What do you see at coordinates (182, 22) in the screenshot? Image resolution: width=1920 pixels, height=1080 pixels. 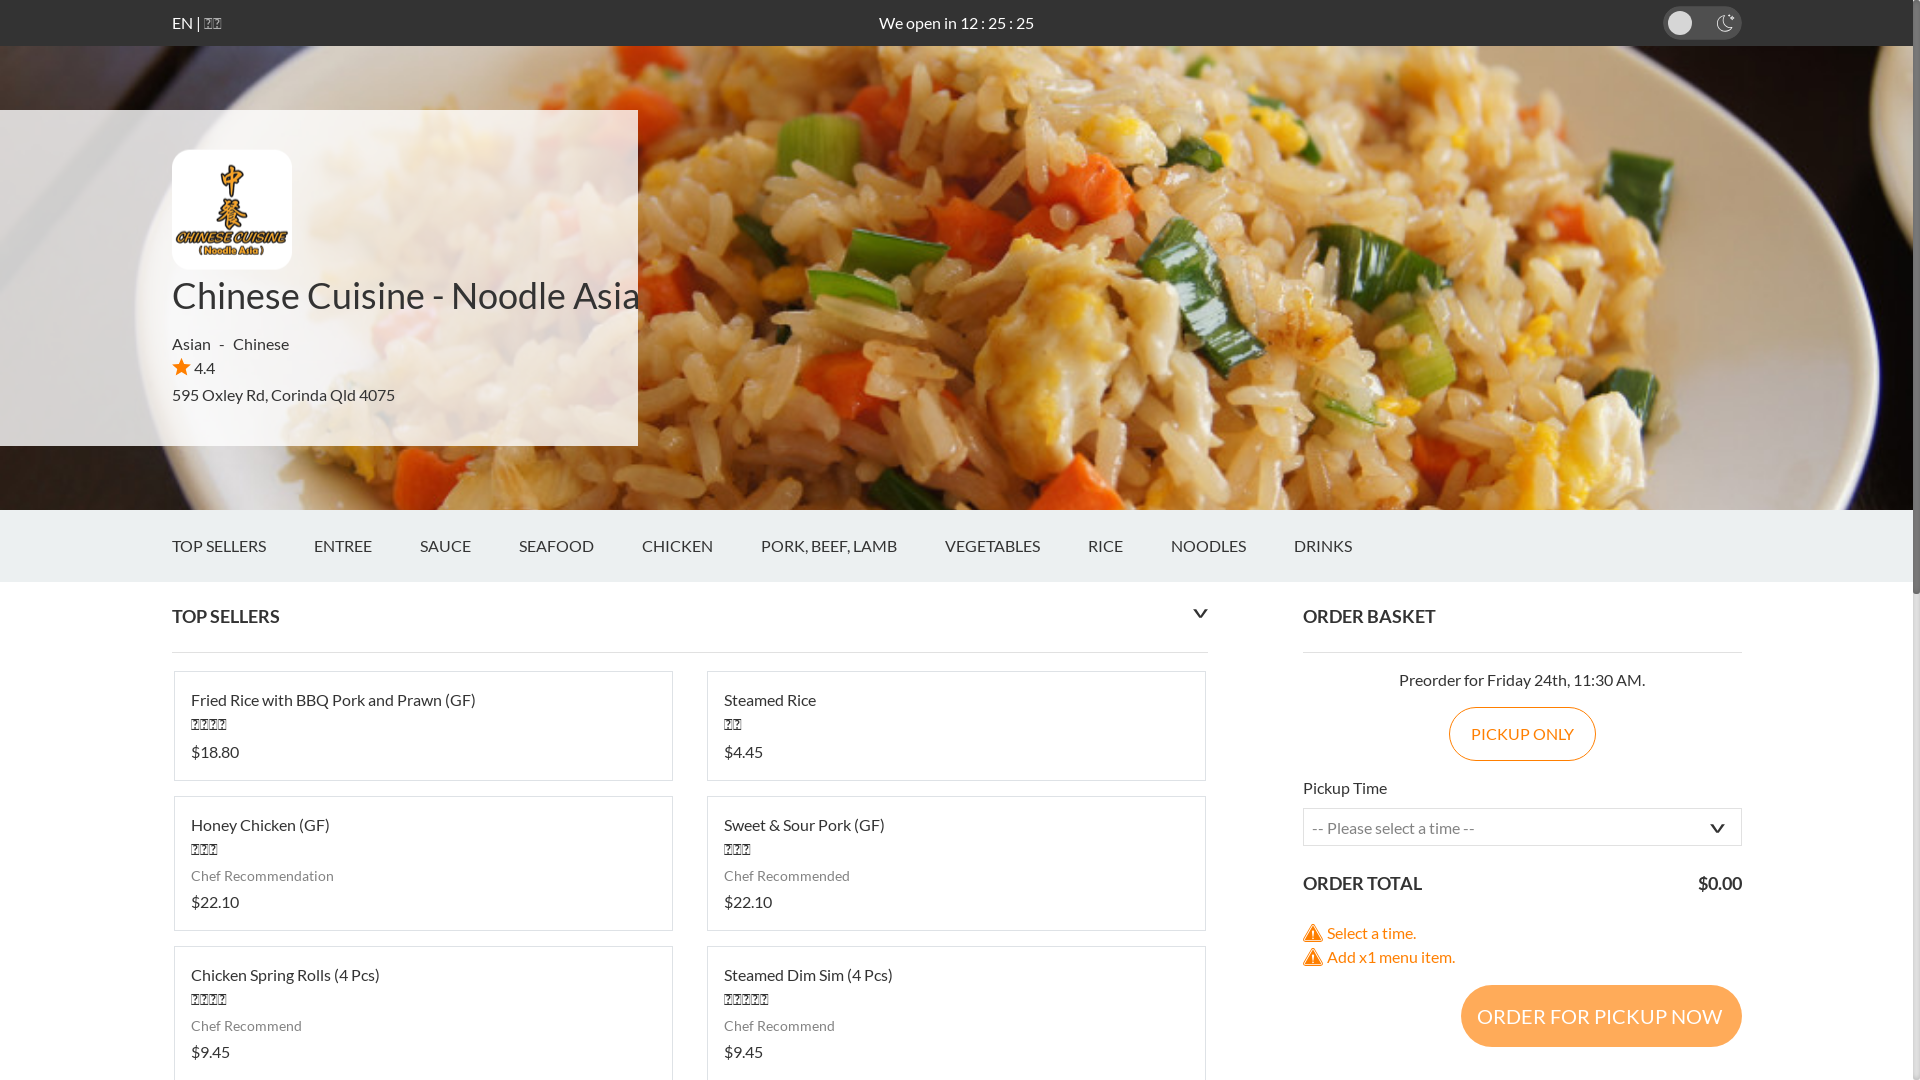 I see `'EN'` at bounding box center [182, 22].